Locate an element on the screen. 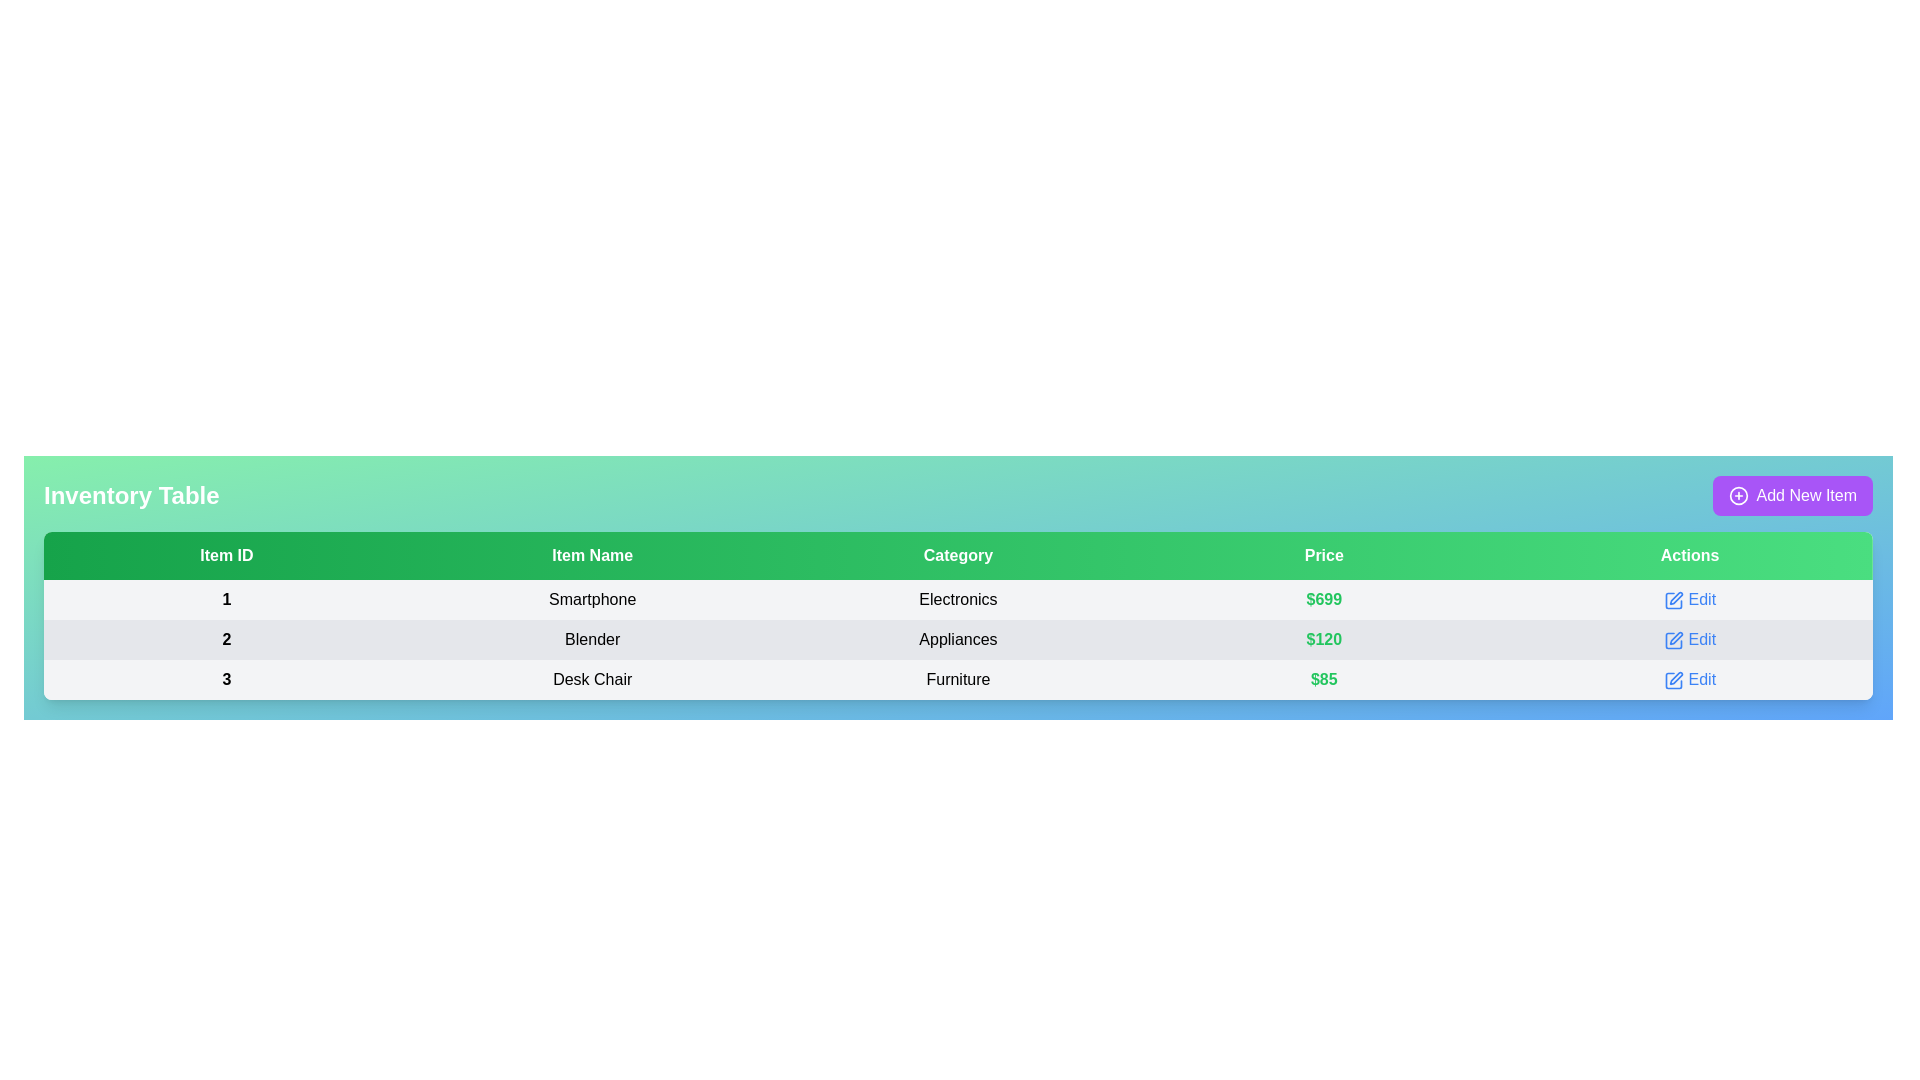 This screenshot has width=1920, height=1080. the 'Edit' text link with a pen icon located in the last item of the 'Actions' column in the third row of the table is located at coordinates (1688, 678).